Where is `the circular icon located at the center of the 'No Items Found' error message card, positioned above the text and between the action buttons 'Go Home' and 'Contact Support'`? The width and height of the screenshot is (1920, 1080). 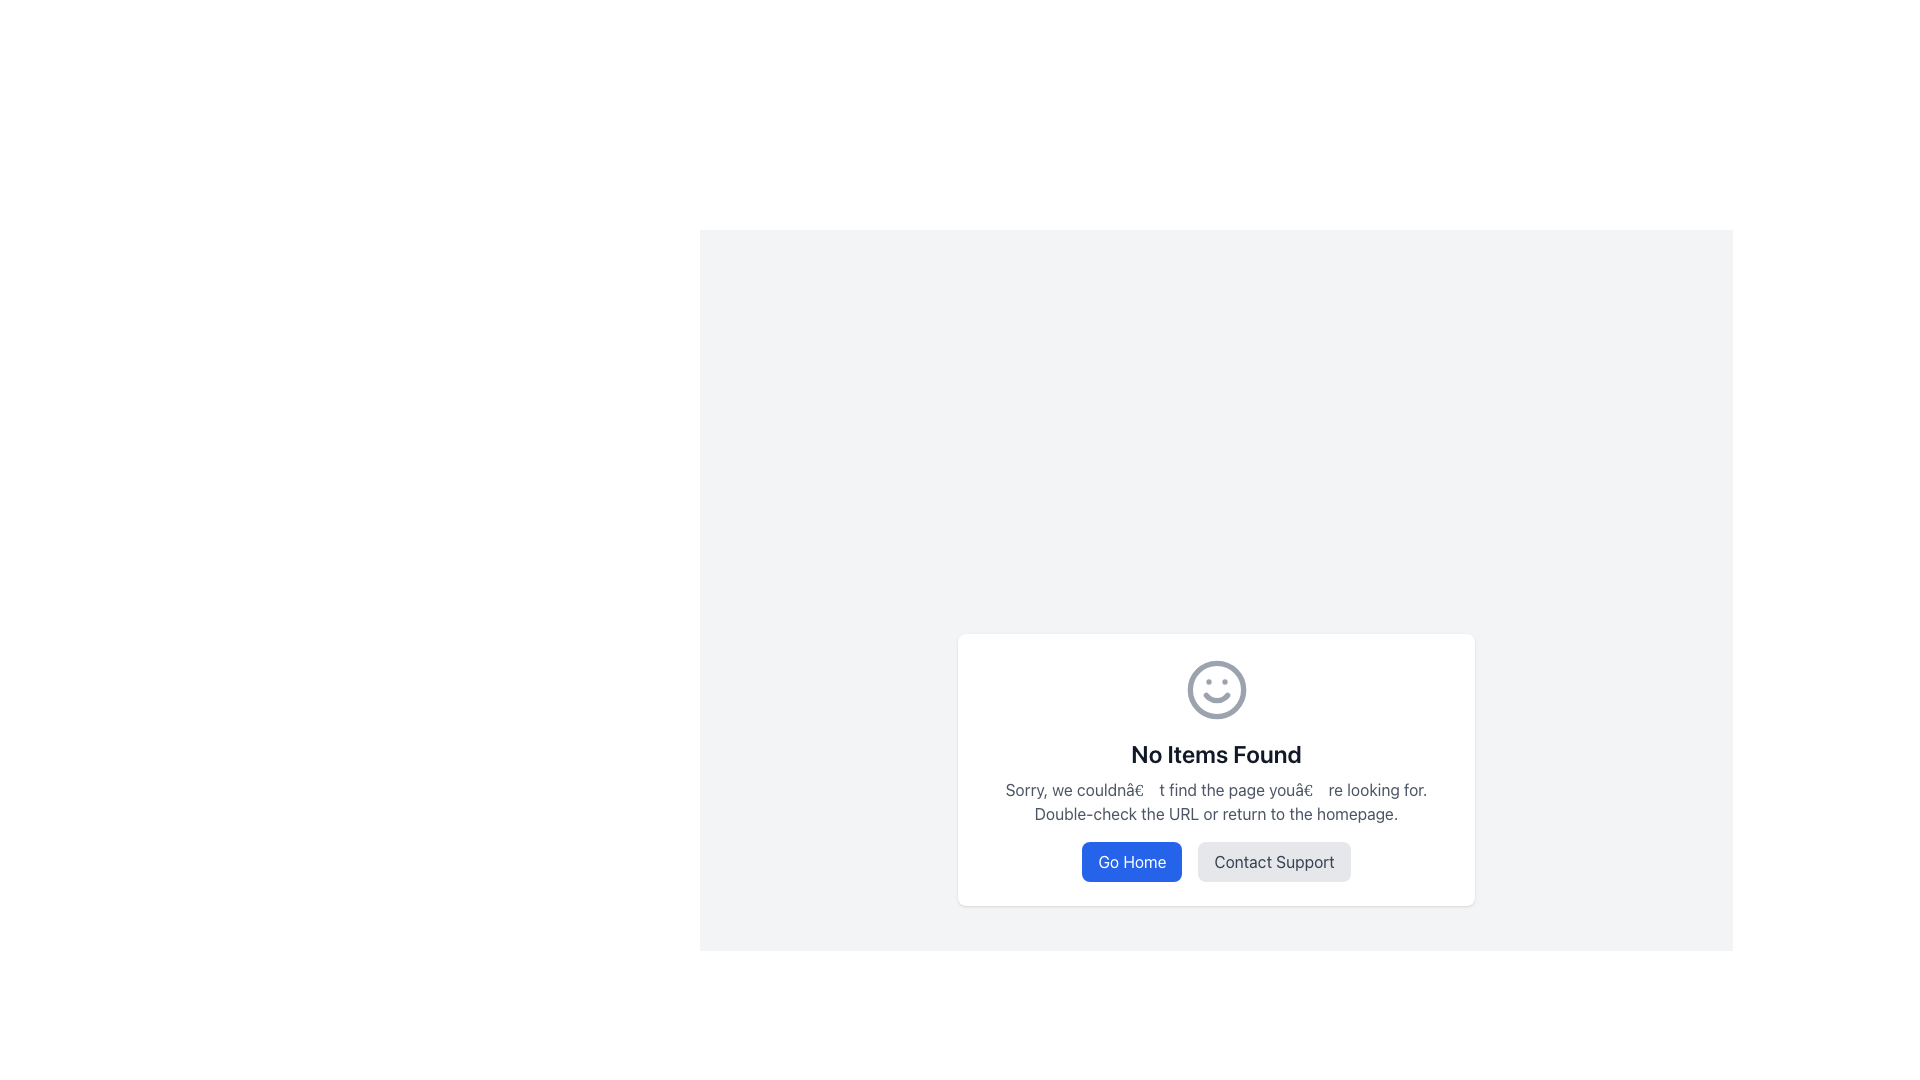
the circular icon located at the center of the 'No Items Found' error message card, positioned above the text and between the action buttons 'Go Home' and 'Contact Support' is located at coordinates (1215, 689).